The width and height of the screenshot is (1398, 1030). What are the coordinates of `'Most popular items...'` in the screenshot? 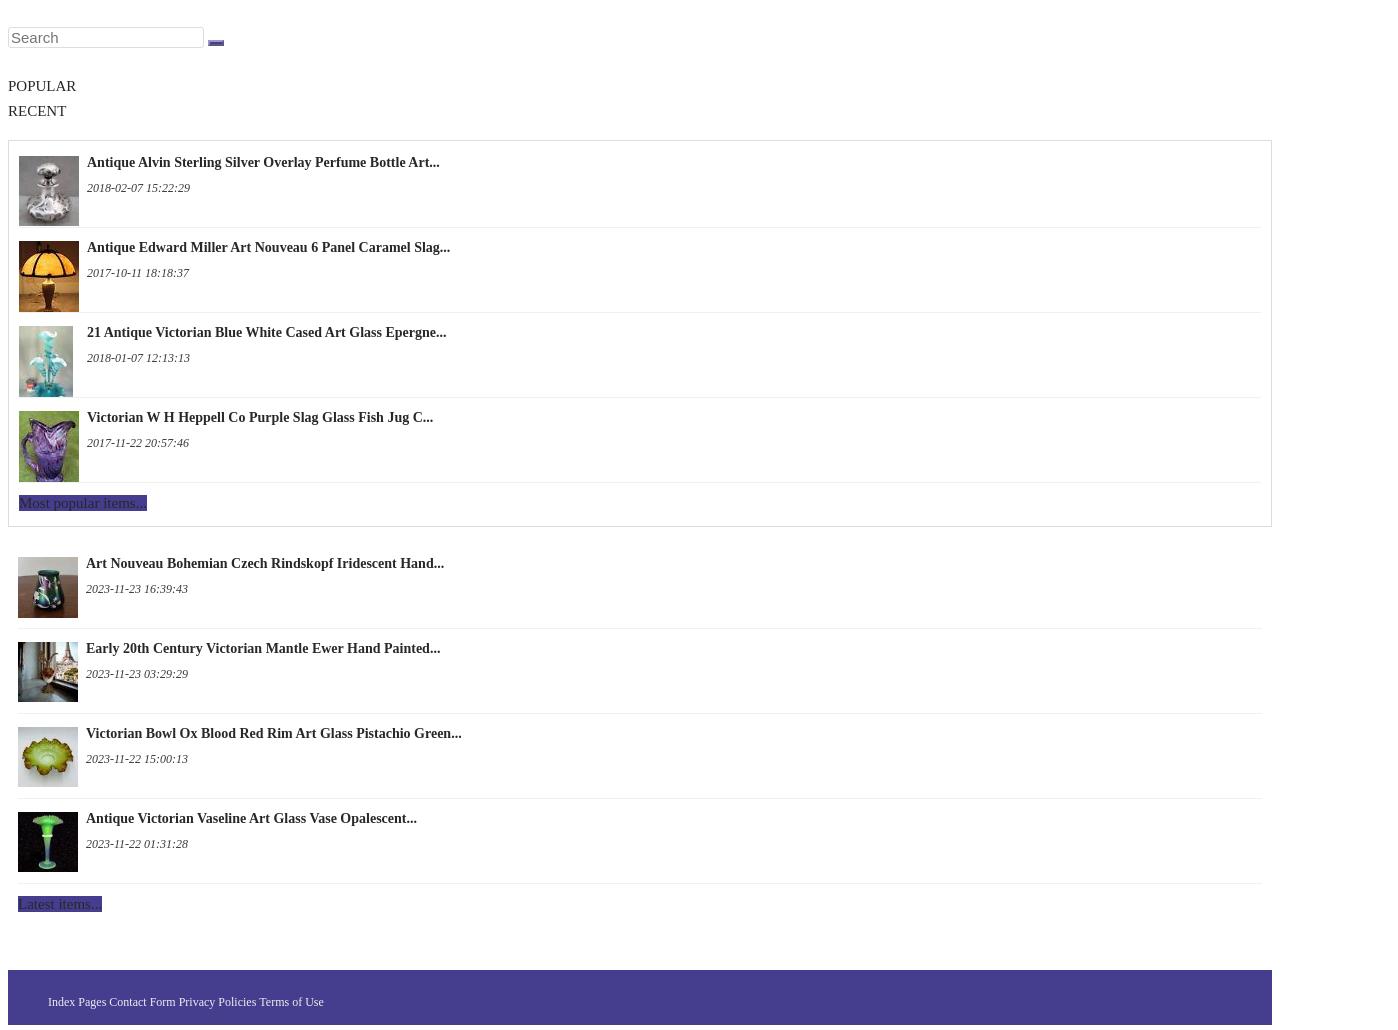 It's located at (19, 501).